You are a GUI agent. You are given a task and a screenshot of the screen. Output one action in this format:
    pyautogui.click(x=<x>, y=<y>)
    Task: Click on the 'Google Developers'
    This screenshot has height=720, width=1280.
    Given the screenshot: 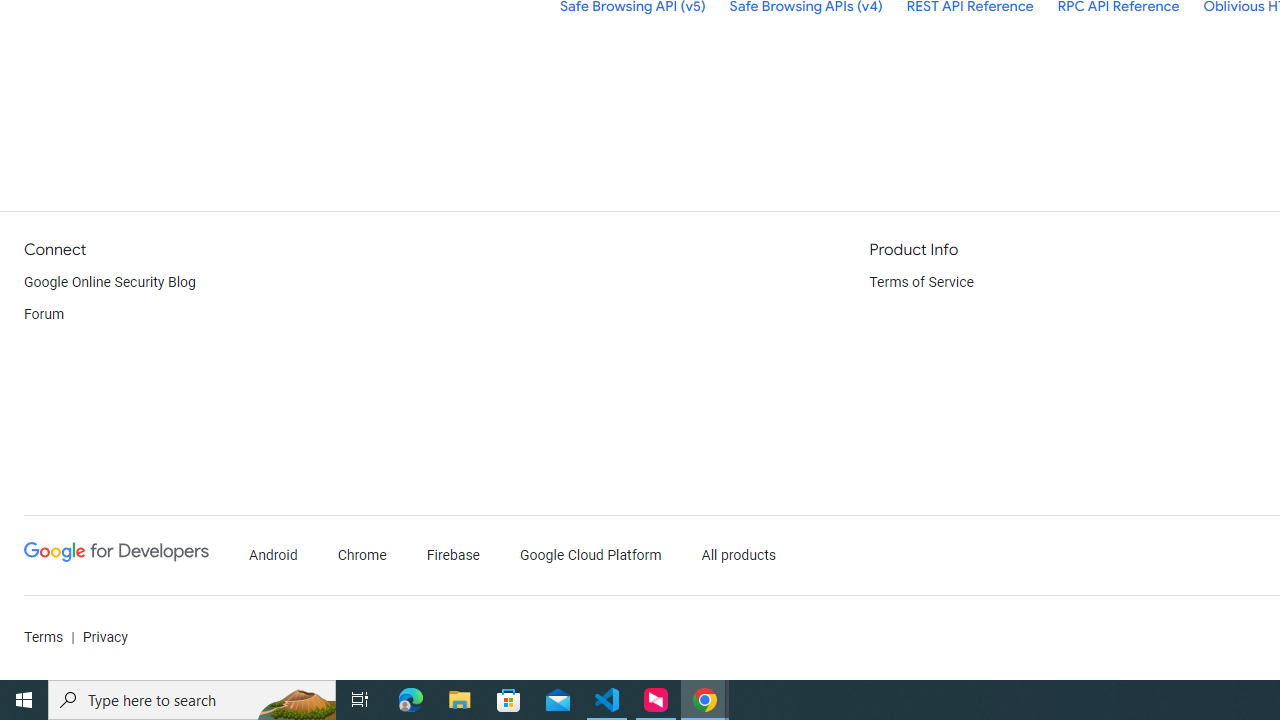 What is the action you would take?
    pyautogui.click(x=115, y=551)
    